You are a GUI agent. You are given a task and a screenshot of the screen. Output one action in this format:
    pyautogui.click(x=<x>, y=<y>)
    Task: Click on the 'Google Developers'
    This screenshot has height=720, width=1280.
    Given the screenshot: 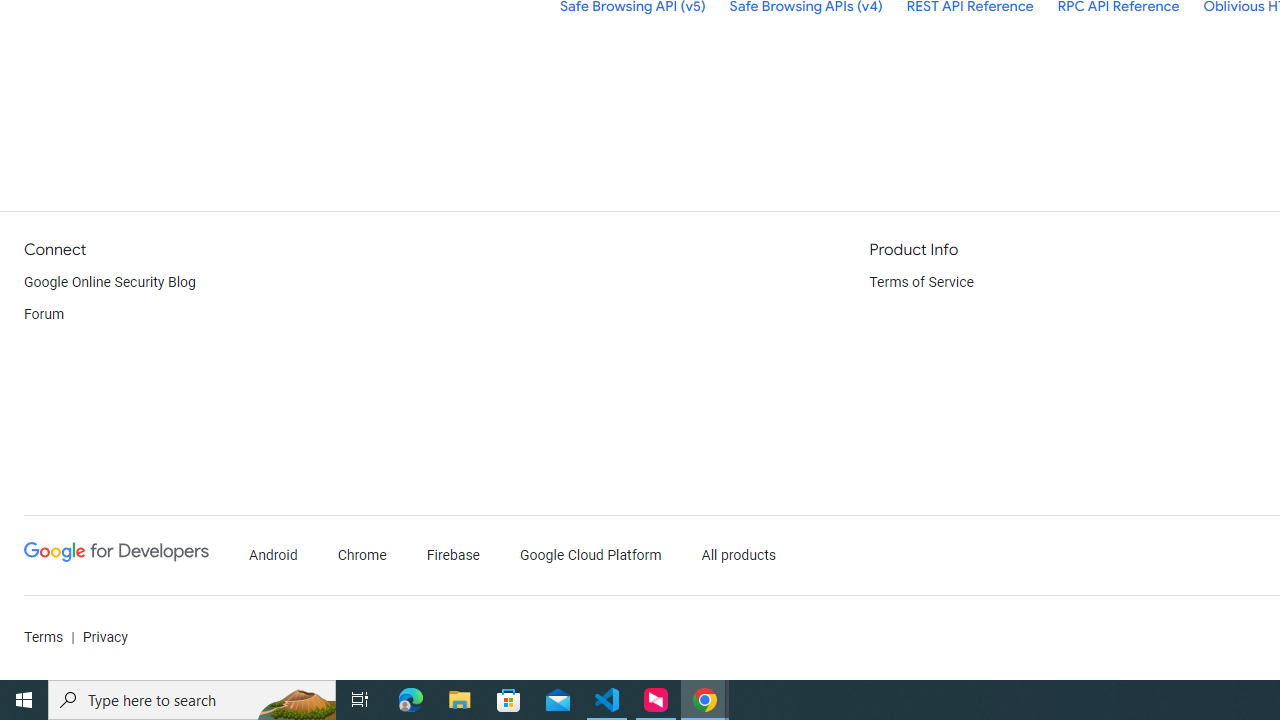 What is the action you would take?
    pyautogui.click(x=115, y=551)
    